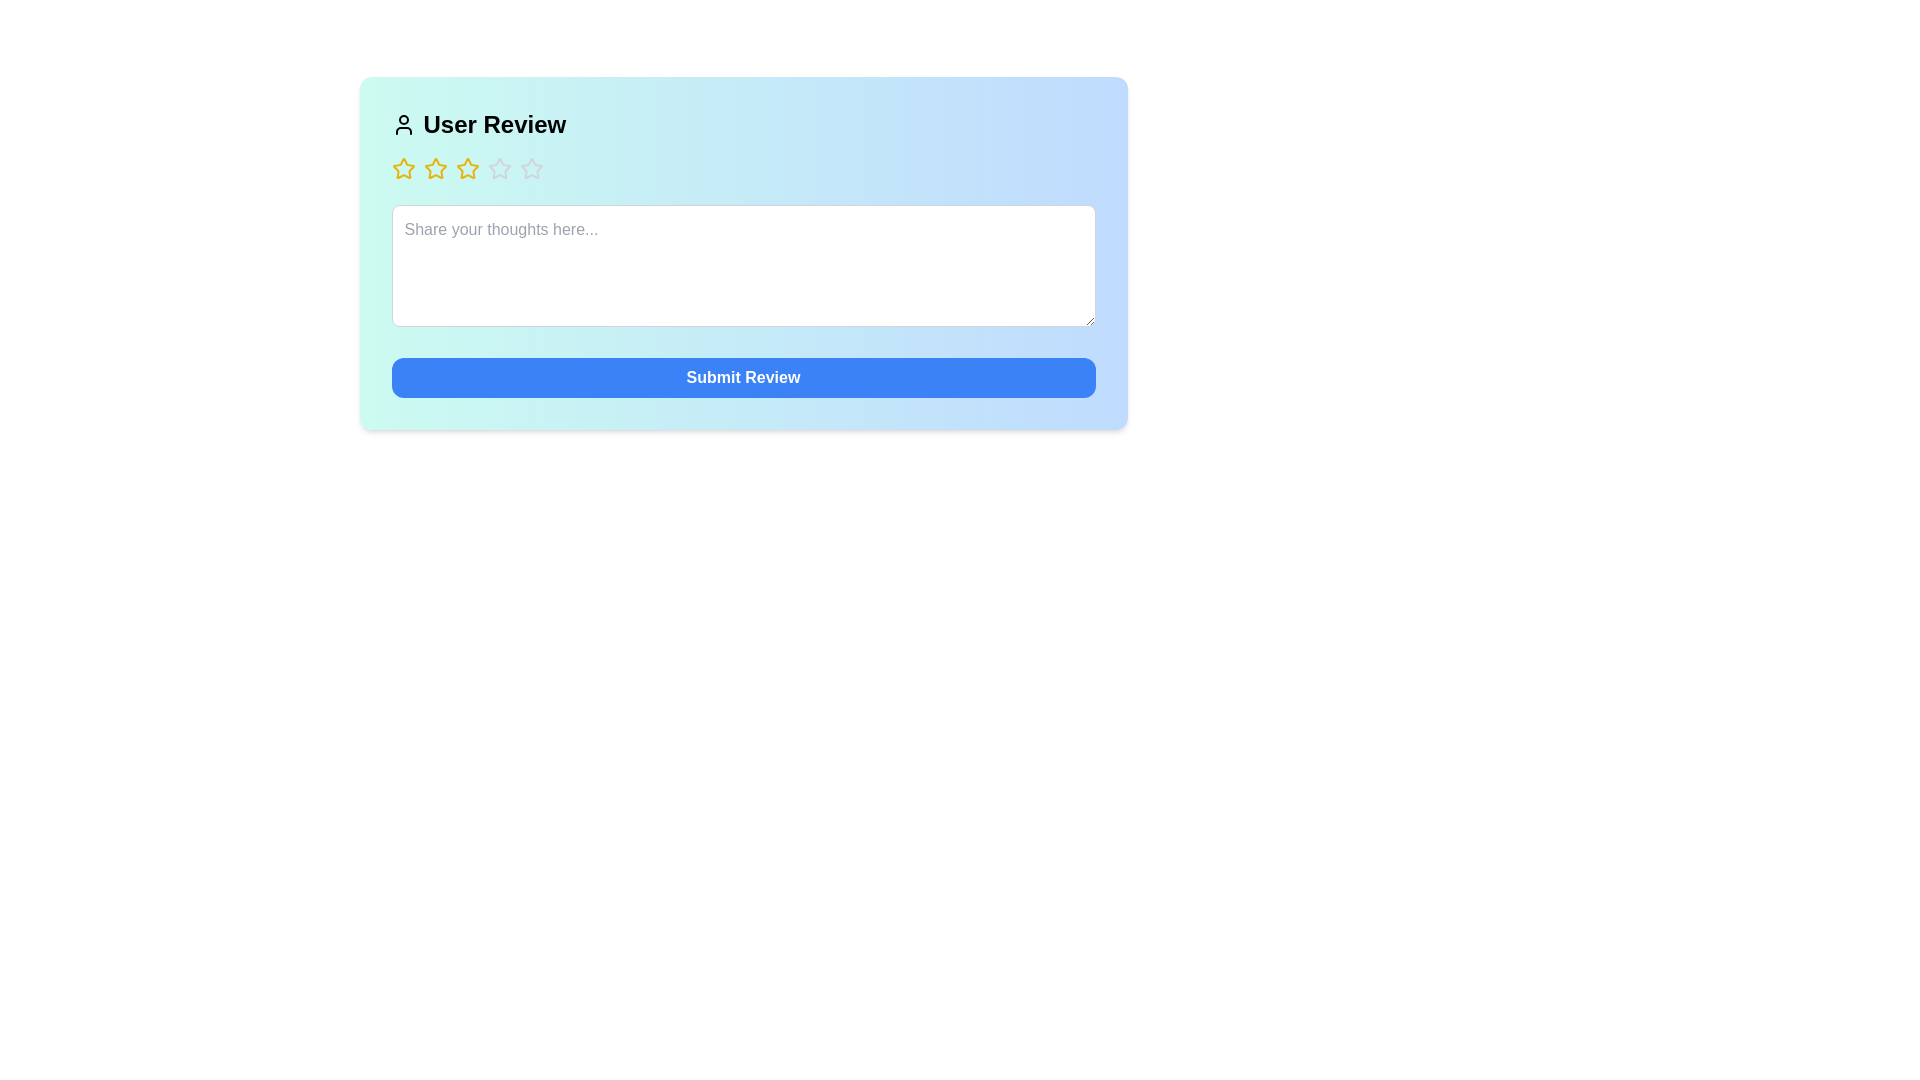 Image resolution: width=1920 pixels, height=1080 pixels. What do you see at coordinates (499, 168) in the screenshot?
I see `the star corresponding to the desired rating of 4 stars` at bounding box center [499, 168].